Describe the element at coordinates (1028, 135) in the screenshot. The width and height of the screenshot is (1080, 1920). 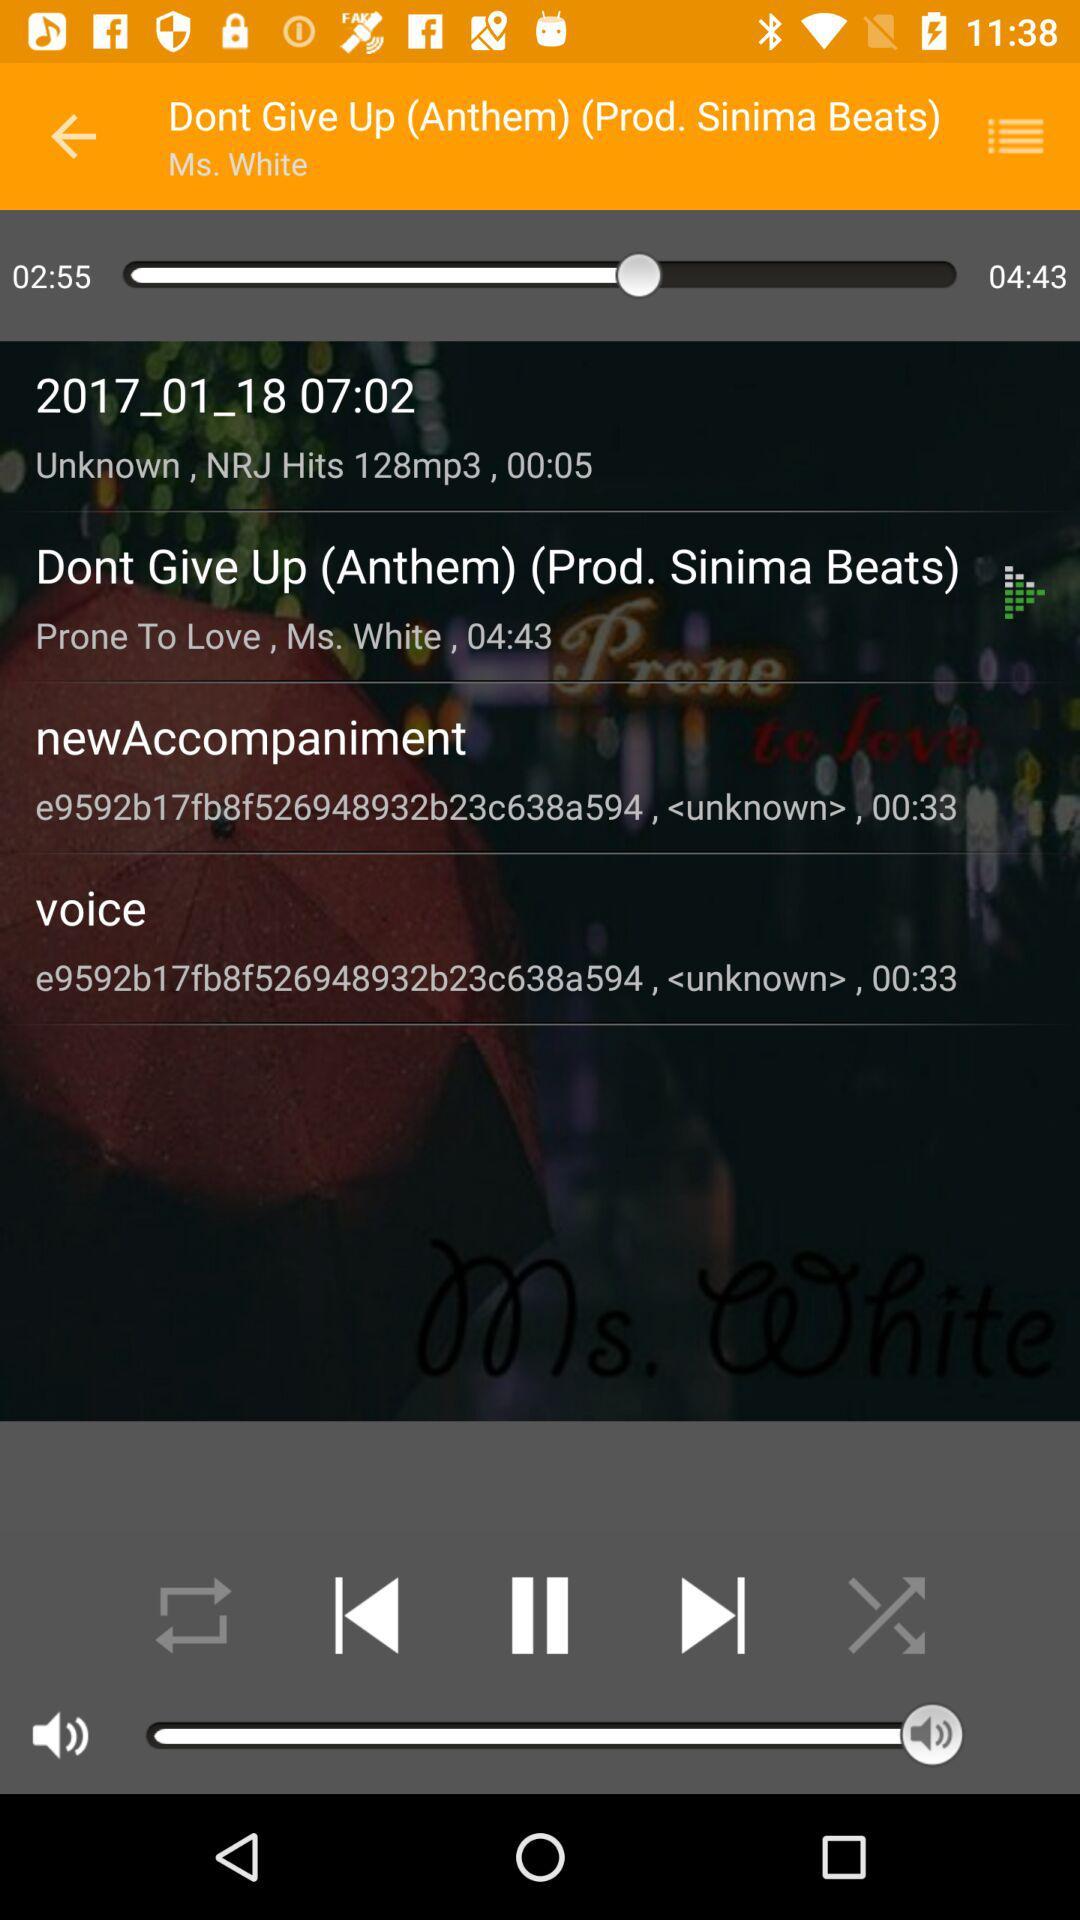
I see `bring up playlist` at that location.